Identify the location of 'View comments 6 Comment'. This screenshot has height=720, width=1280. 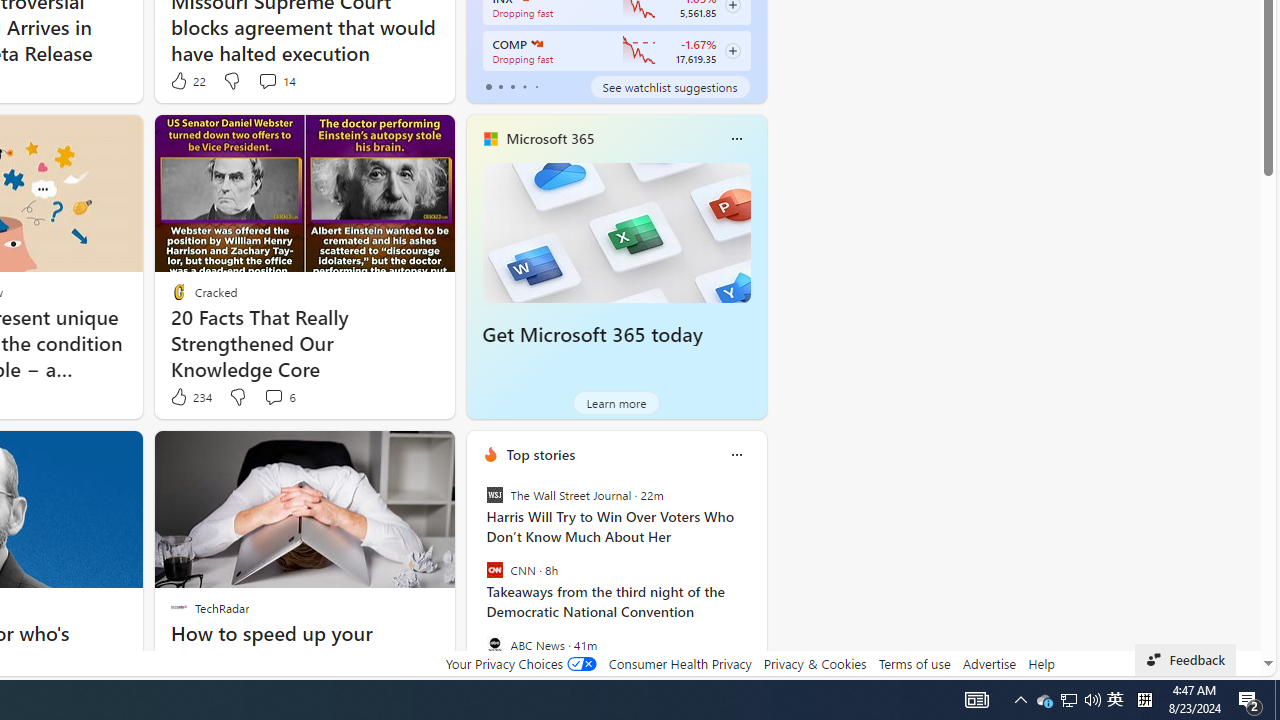
(278, 397).